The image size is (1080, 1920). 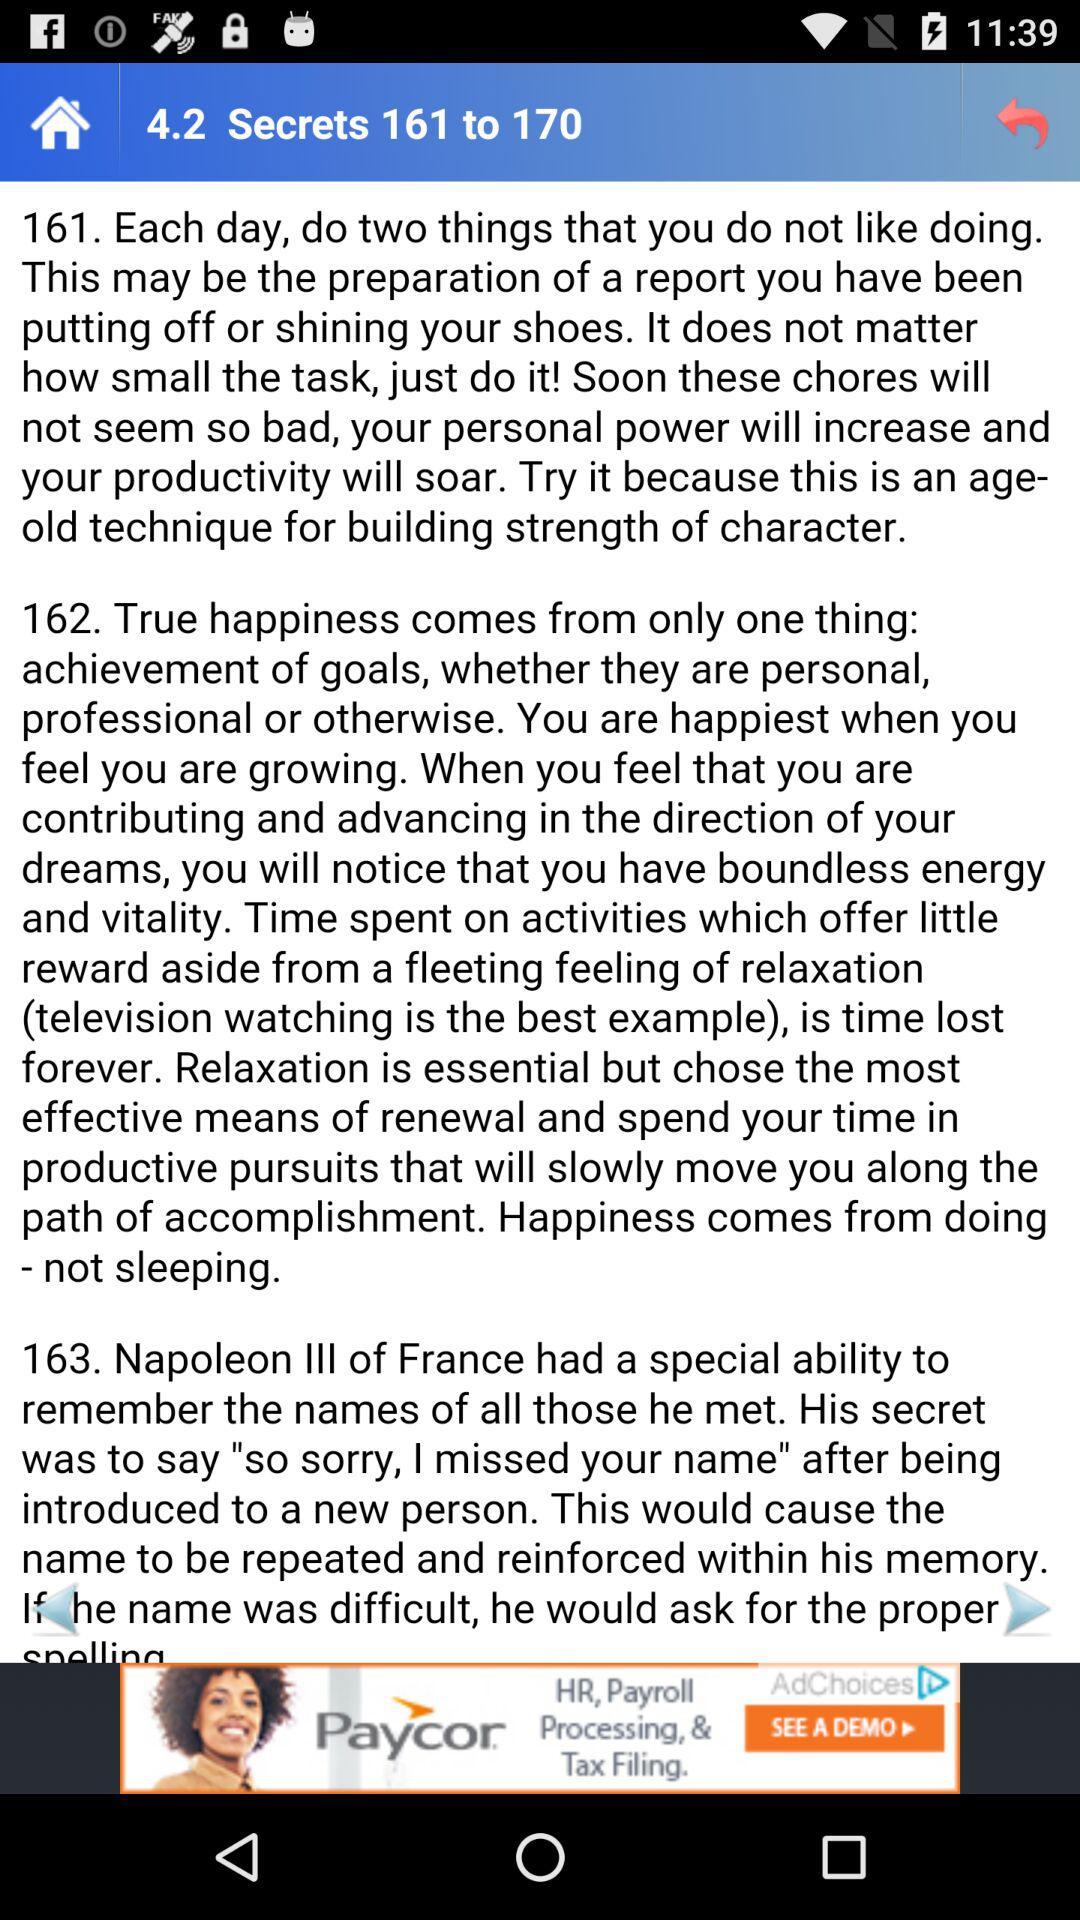 What do you see at coordinates (53, 1720) in the screenshot?
I see `the arrow_backward icon` at bounding box center [53, 1720].